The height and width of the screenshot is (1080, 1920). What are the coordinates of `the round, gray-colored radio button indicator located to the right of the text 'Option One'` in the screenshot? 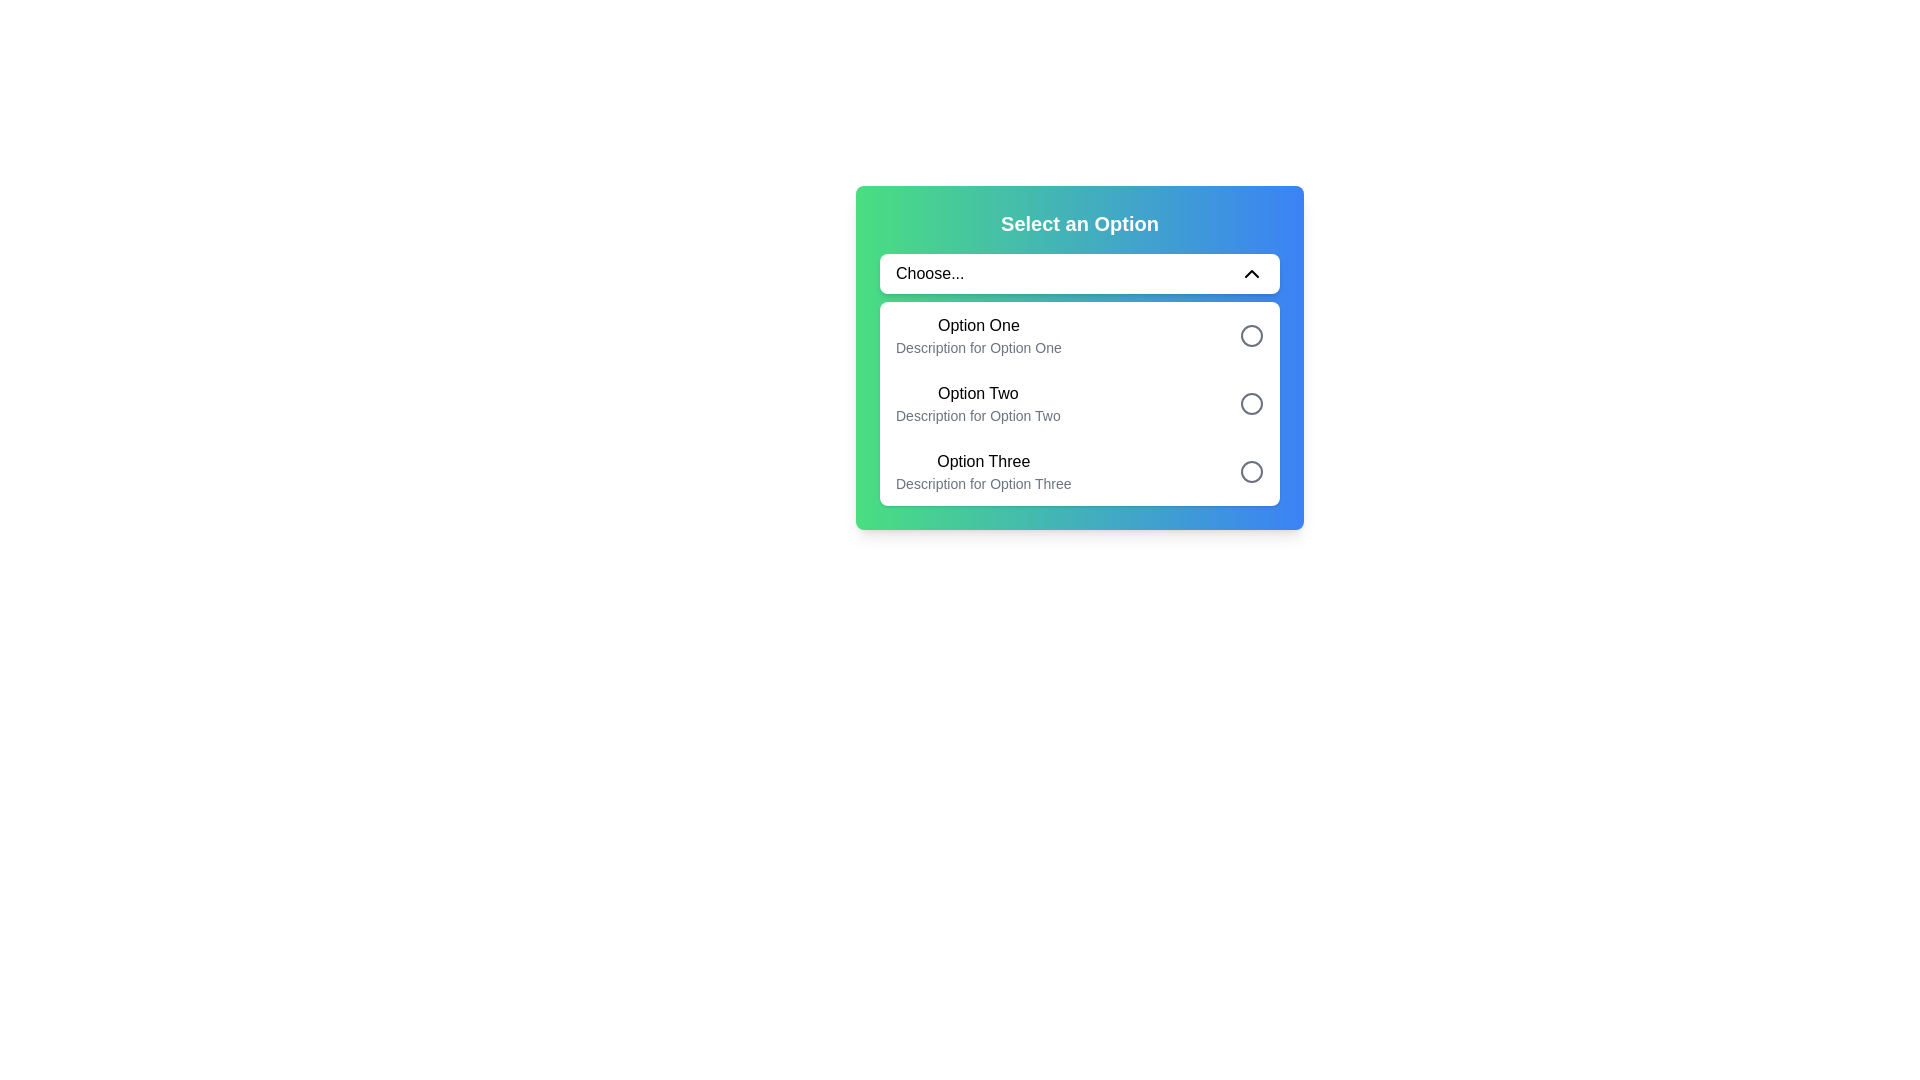 It's located at (1251, 334).